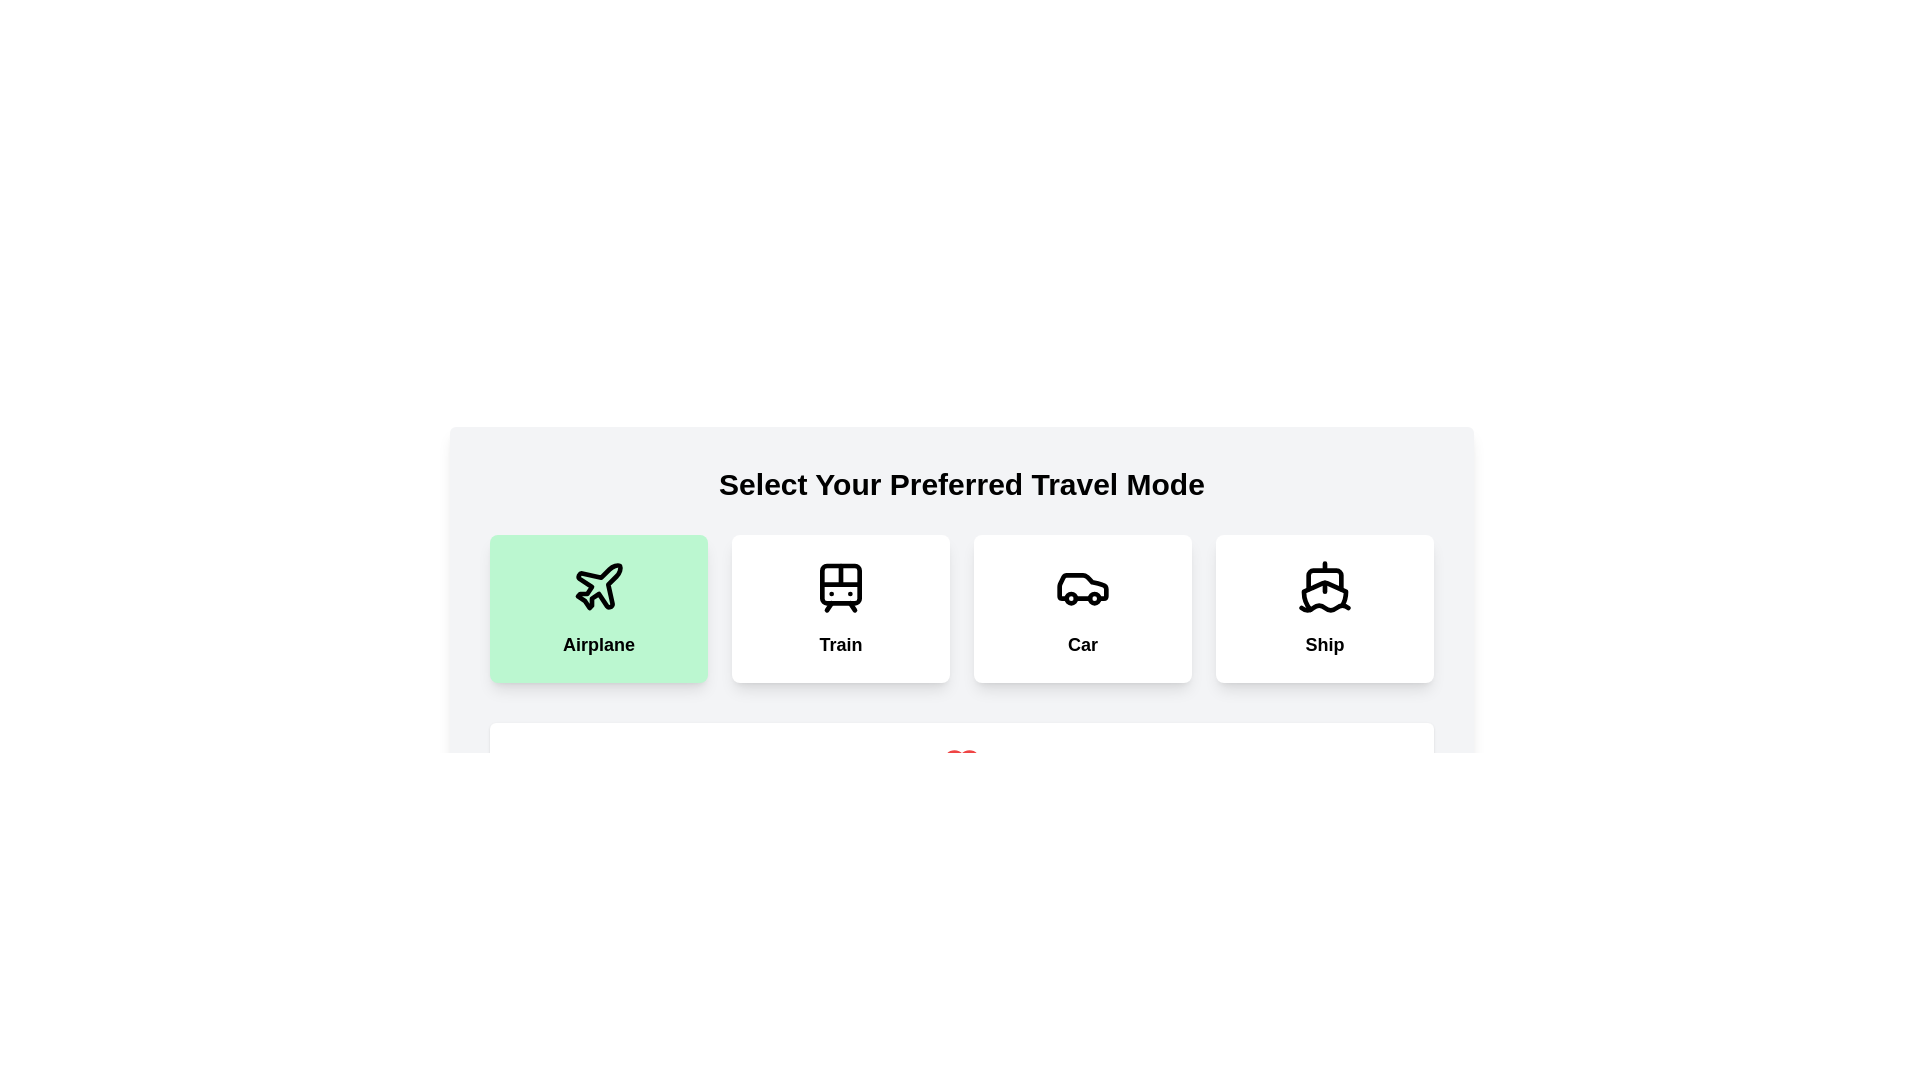 This screenshot has width=1920, height=1080. I want to click on the airplane icon within the first button in the horizontal row of four options, so click(598, 585).